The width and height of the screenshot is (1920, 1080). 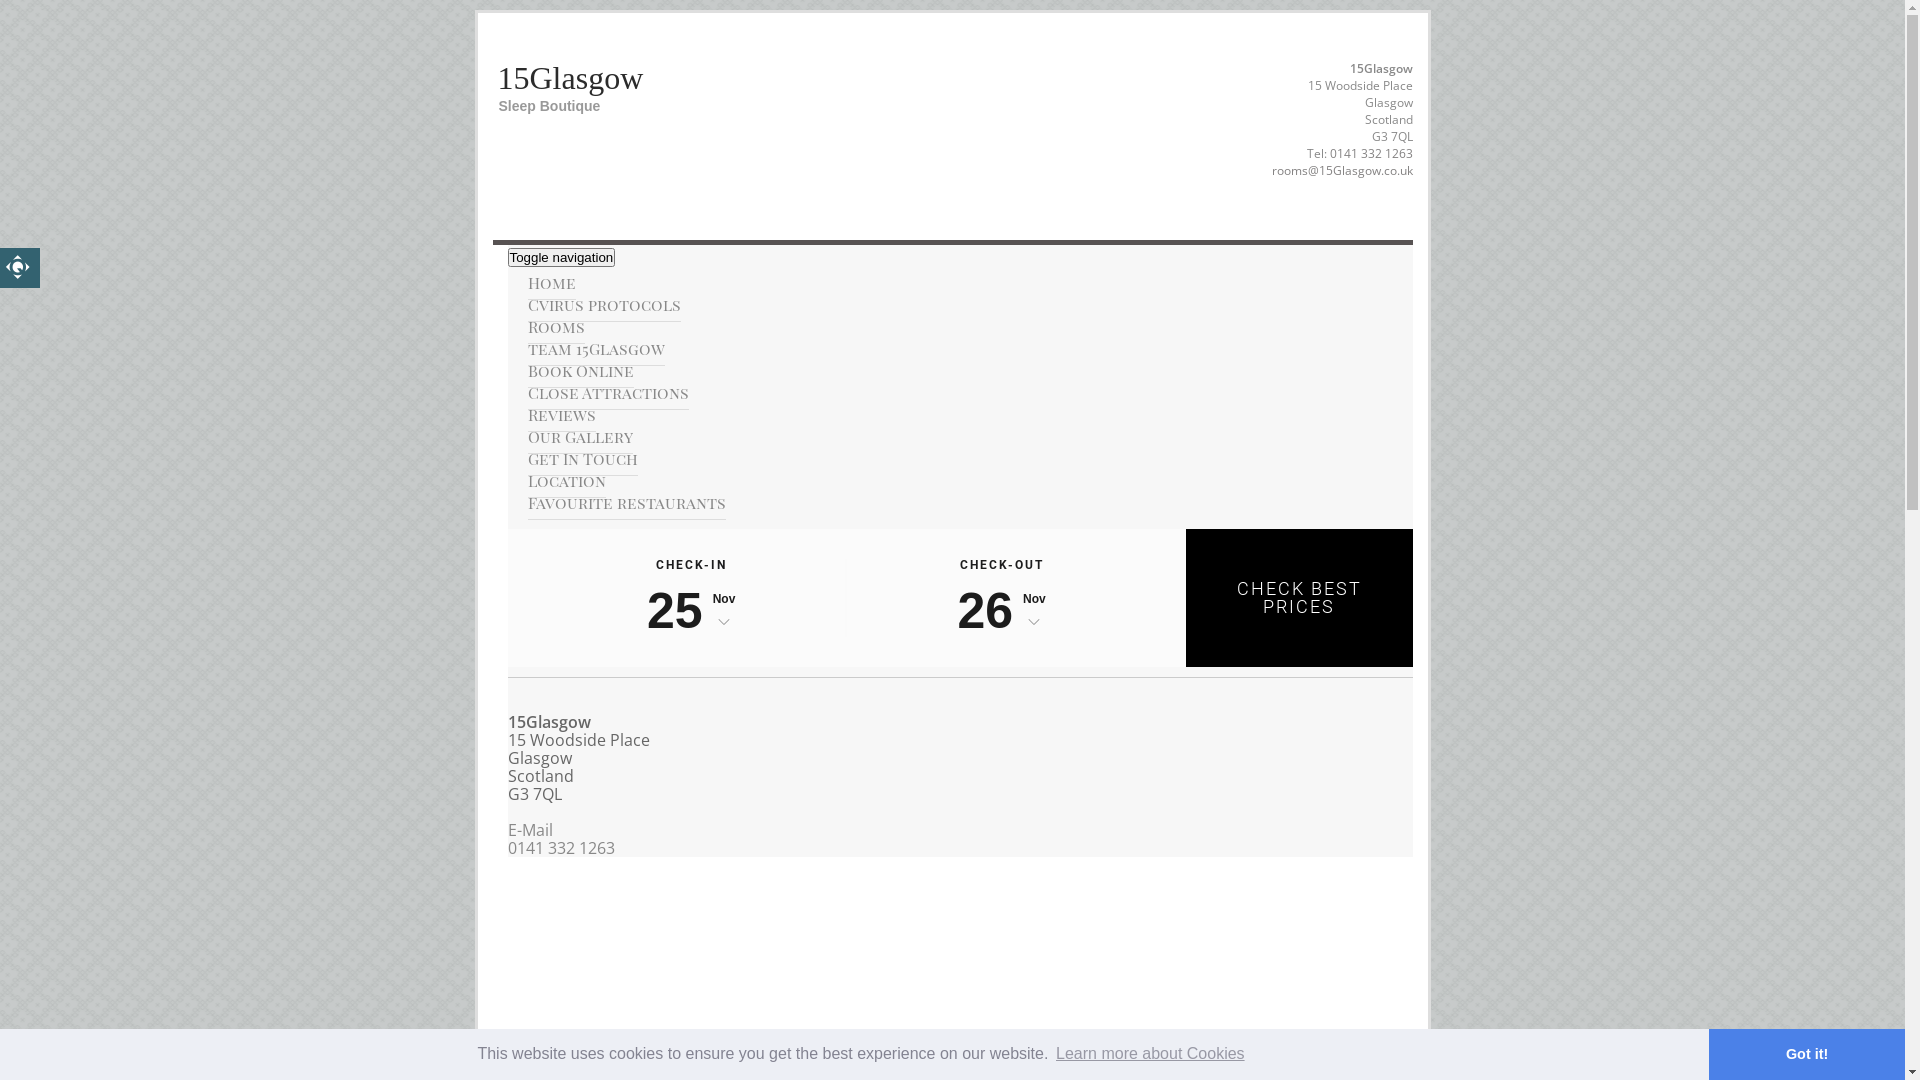 I want to click on 'Book Online', so click(x=579, y=370).